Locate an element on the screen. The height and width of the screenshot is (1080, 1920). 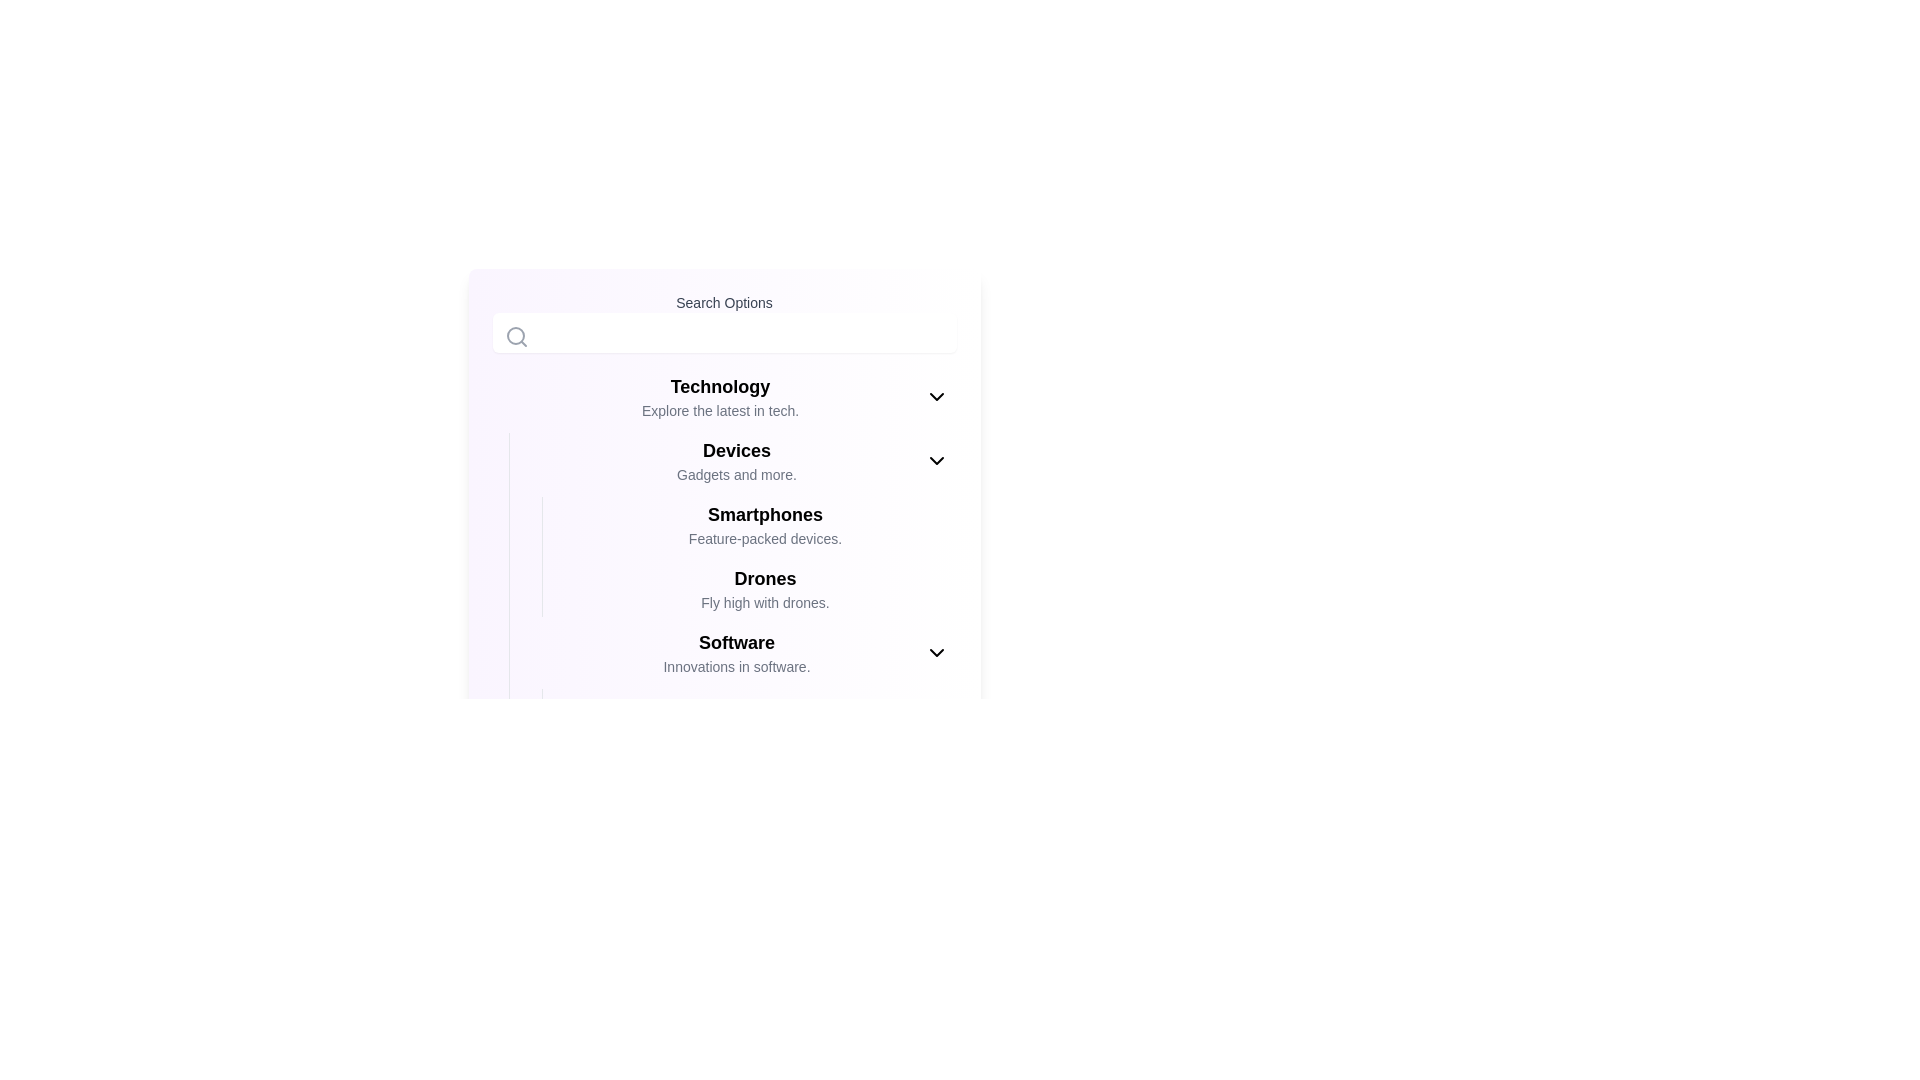
the Text label that provides a brief description for the 'Technology' section, located beneath the heading 'Technology' is located at coordinates (720, 410).